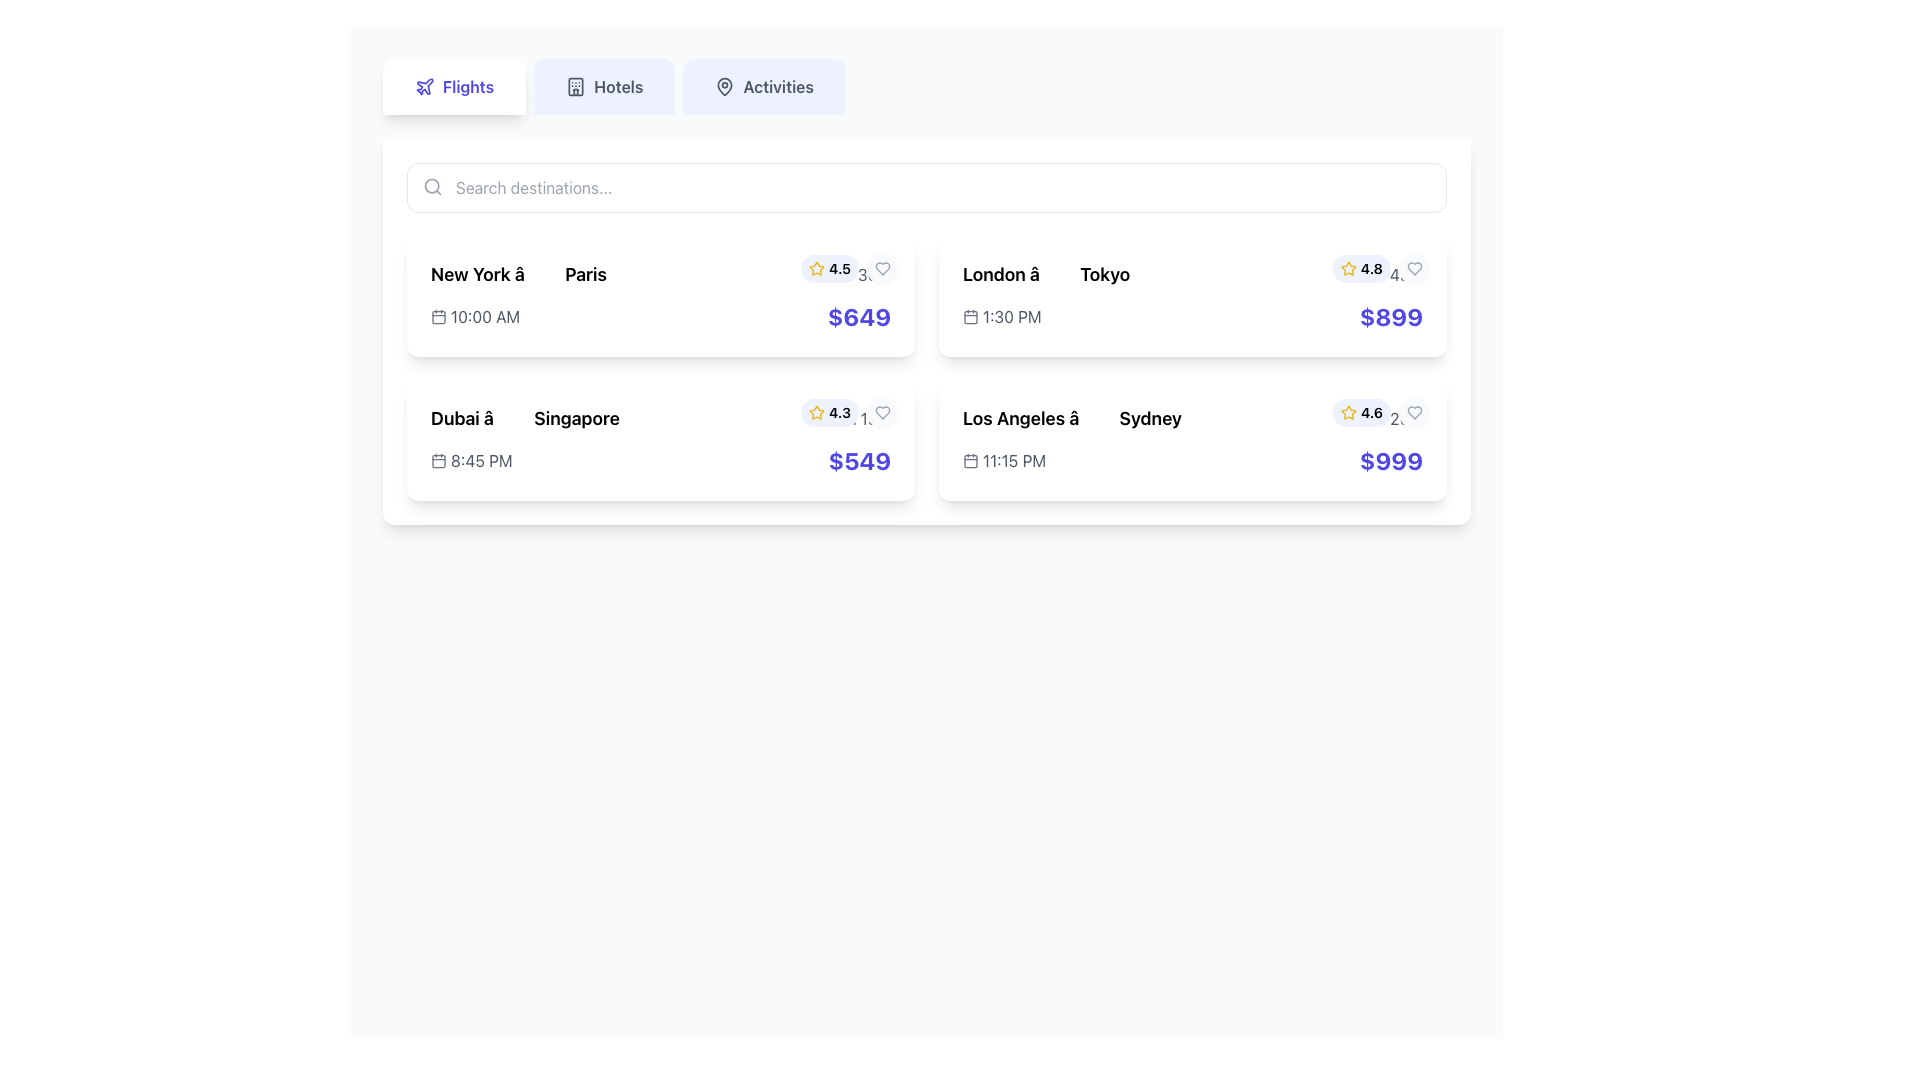  Describe the element at coordinates (1360, 268) in the screenshot. I see `rating displayed on the small circular badge with a light indigo background featuring a yellow star icon and the text '4.8' in bold black font, located in the top-right corner of the flight card from London to Tokyo` at that location.